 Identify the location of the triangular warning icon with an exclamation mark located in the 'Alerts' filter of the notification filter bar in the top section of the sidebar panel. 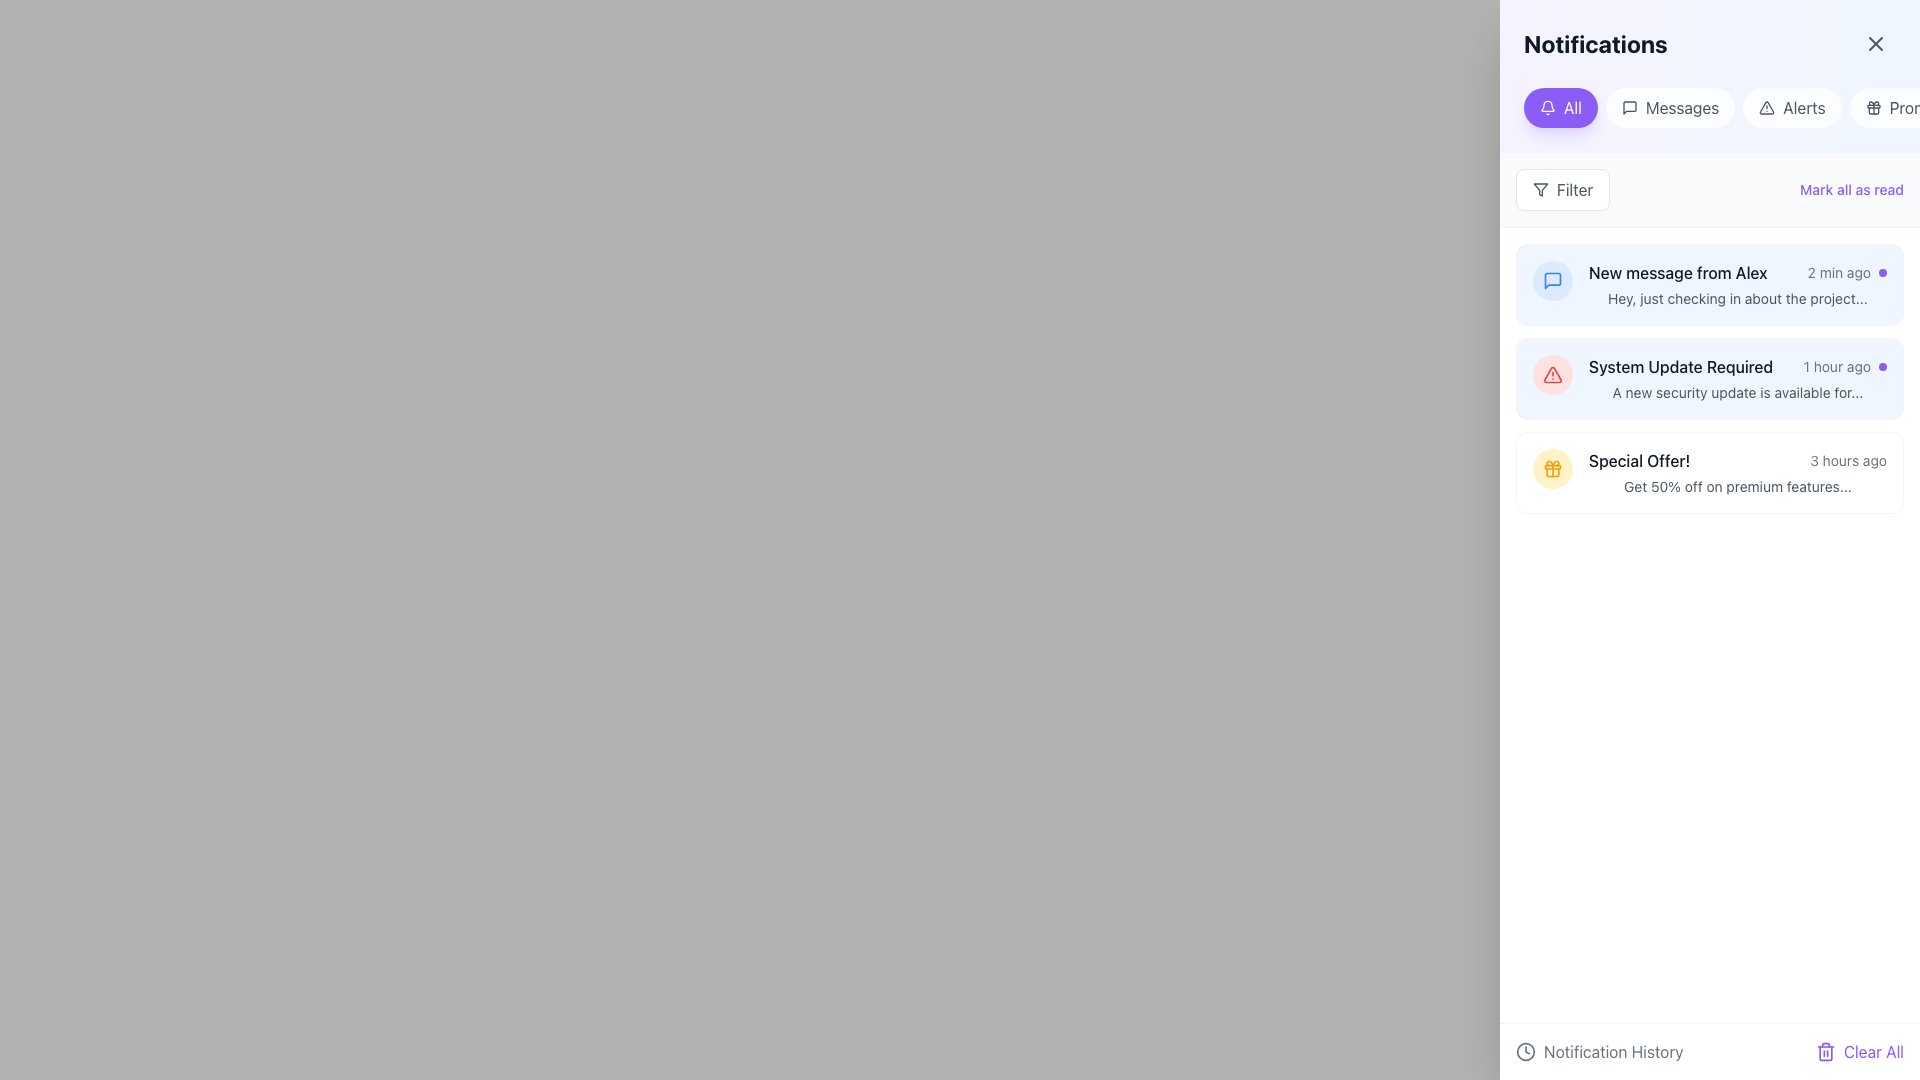
(1767, 108).